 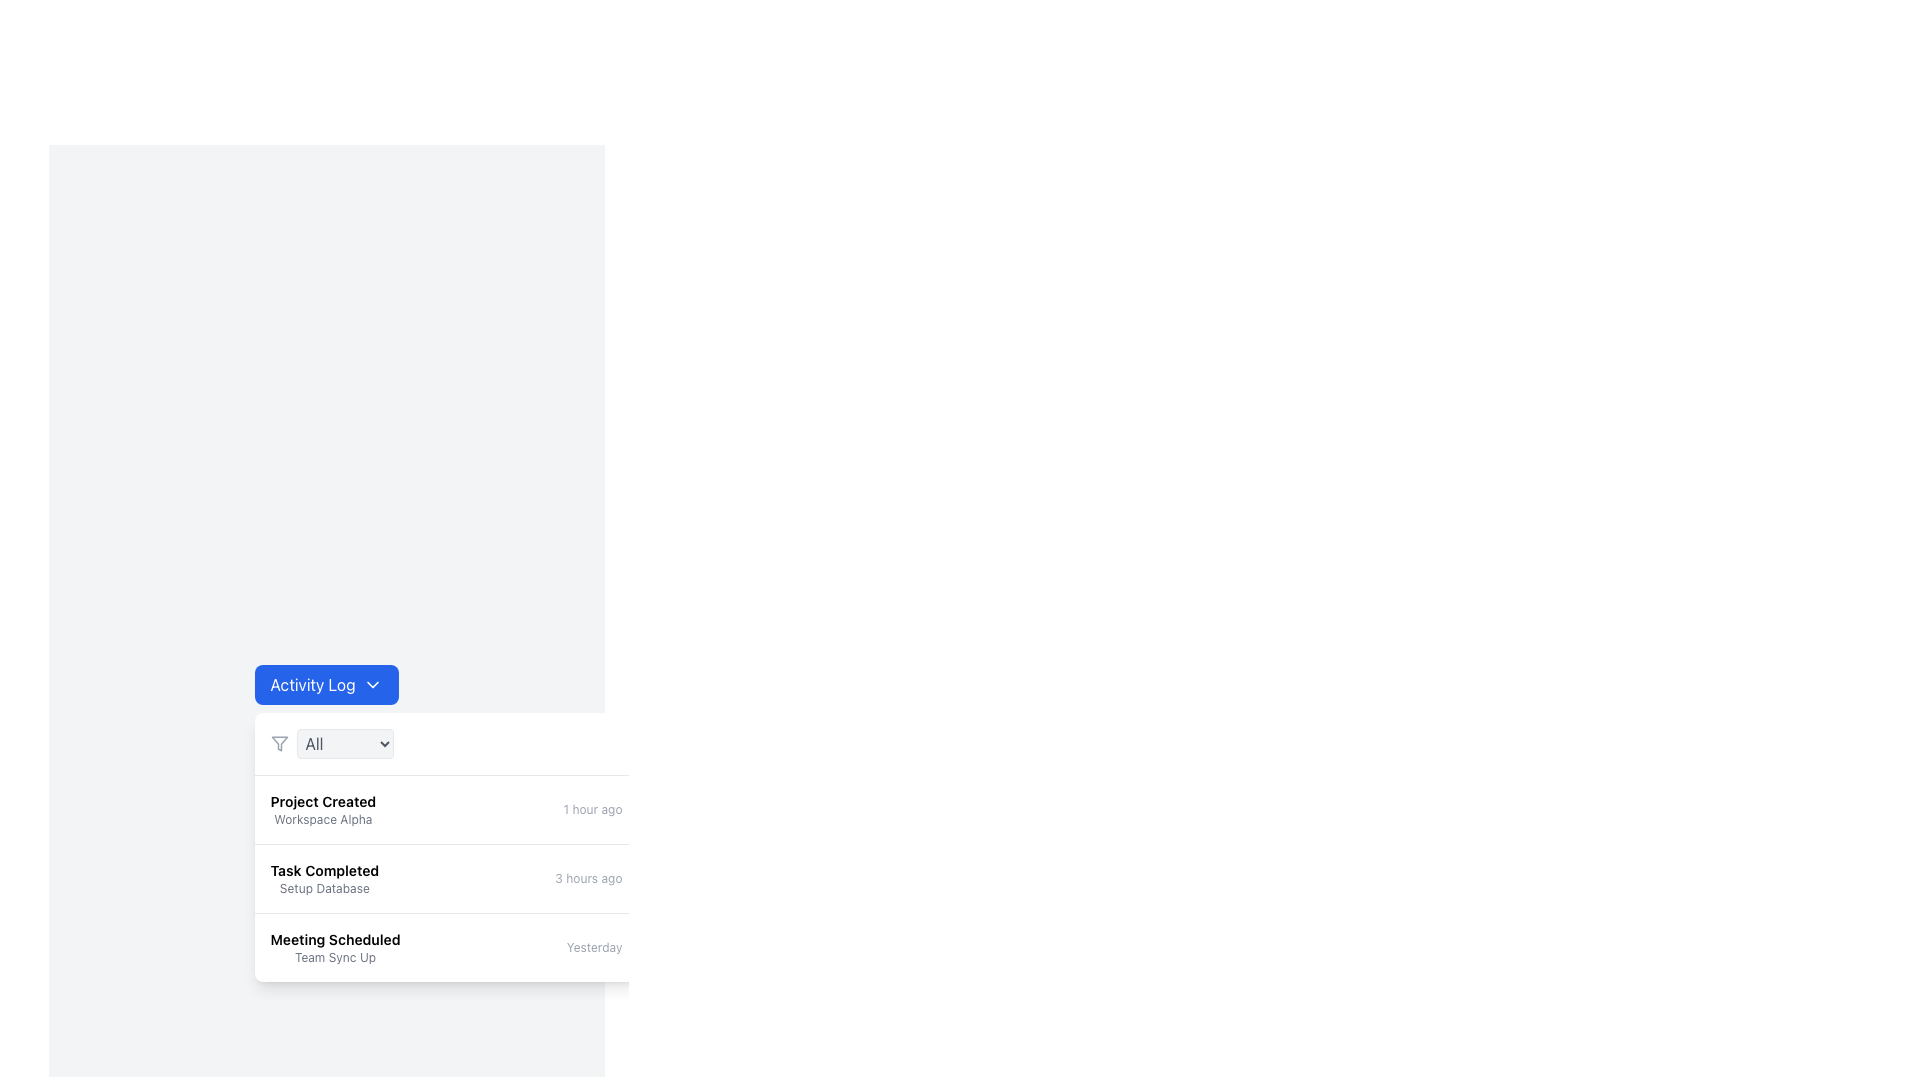 I want to click on the List item element titled 'Task Completed' with the subtitle 'Setup Database', located in the middle of the activity log section, so click(x=324, y=878).